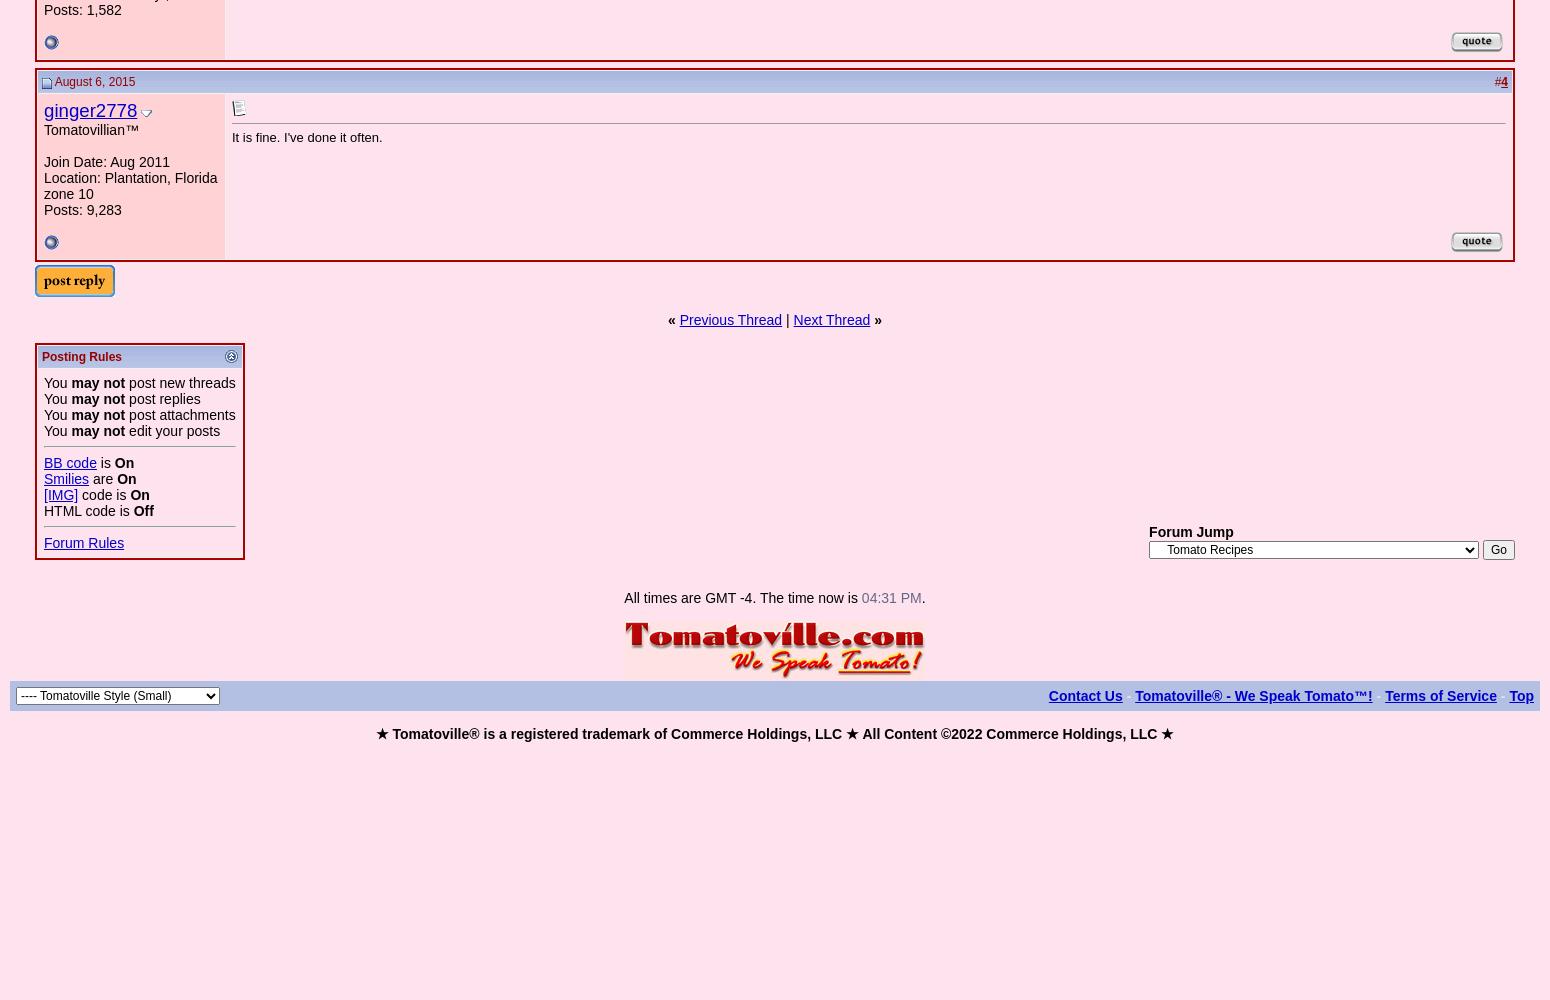 The height and width of the screenshot is (1000, 1550). What do you see at coordinates (786, 319) in the screenshot?
I see `'|'` at bounding box center [786, 319].